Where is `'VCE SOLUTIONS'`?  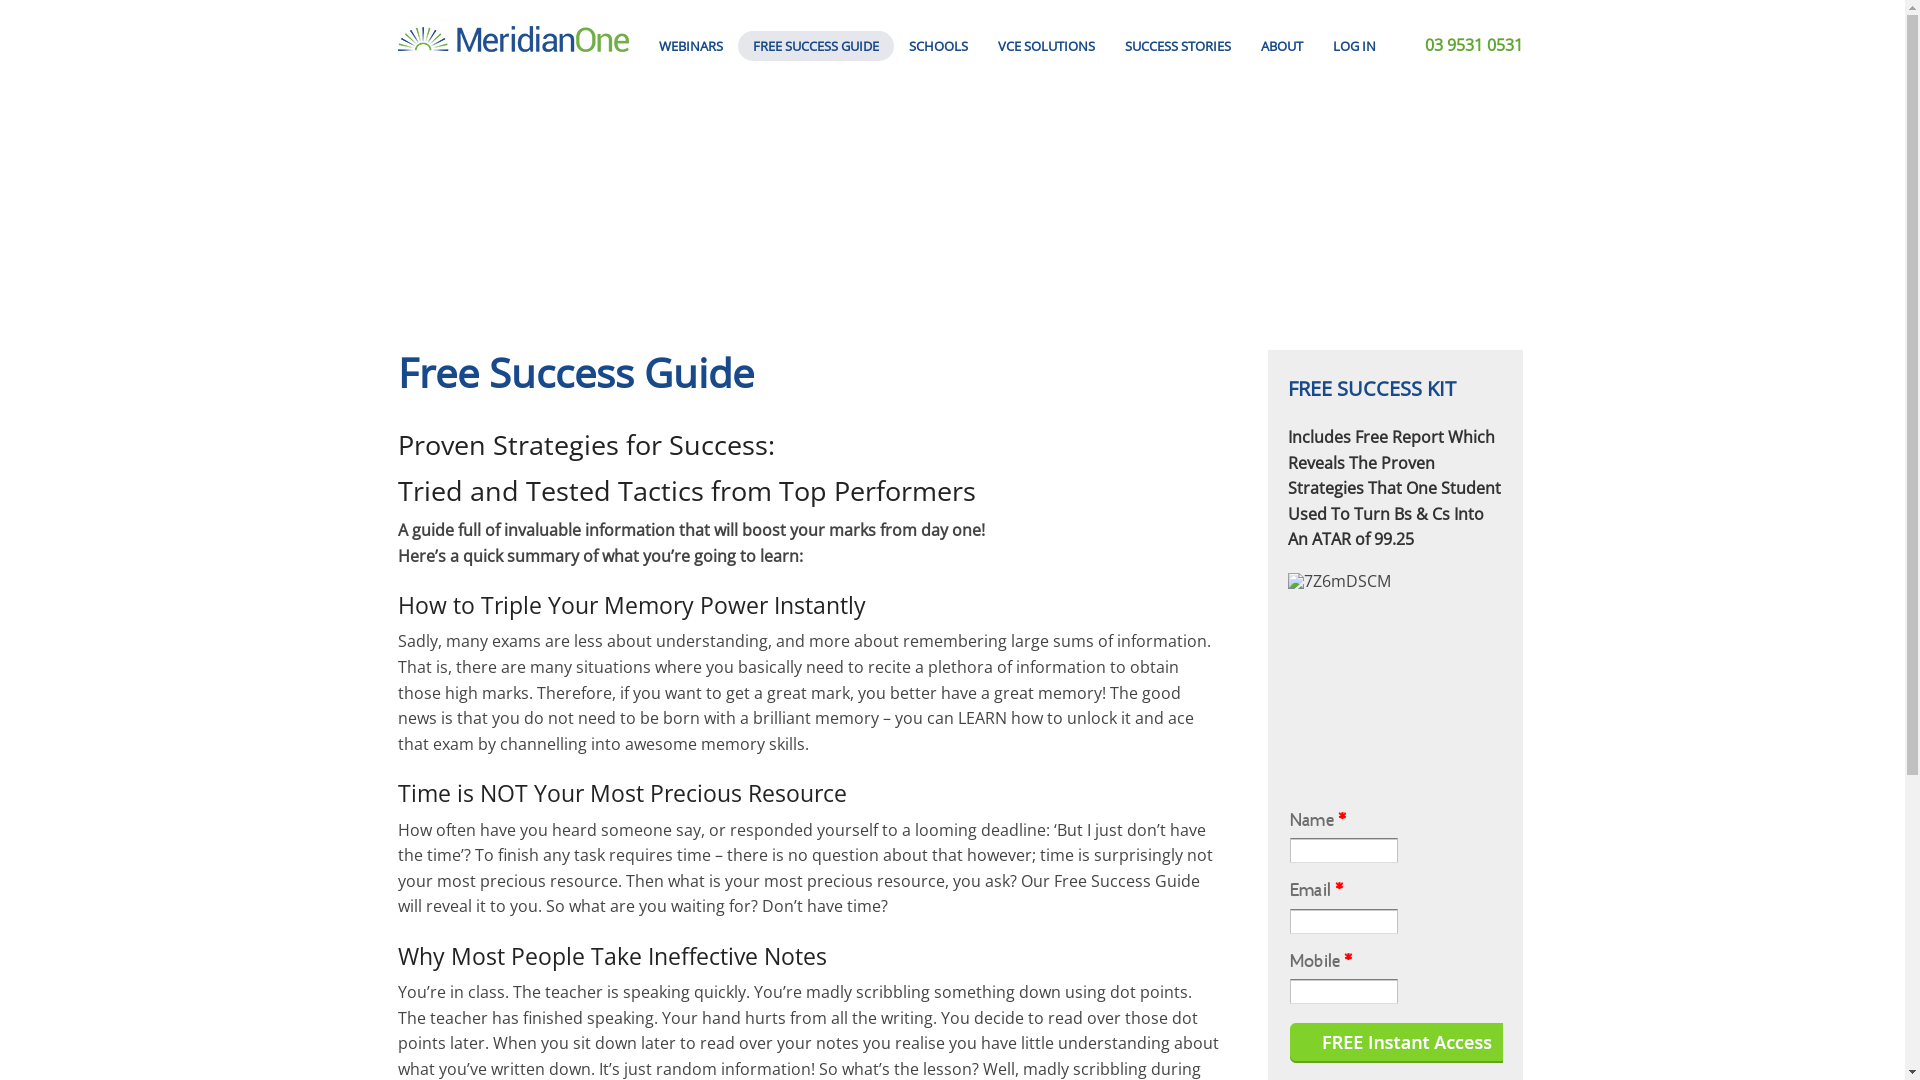
'VCE SOLUTIONS' is located at coordinates (982, 45).